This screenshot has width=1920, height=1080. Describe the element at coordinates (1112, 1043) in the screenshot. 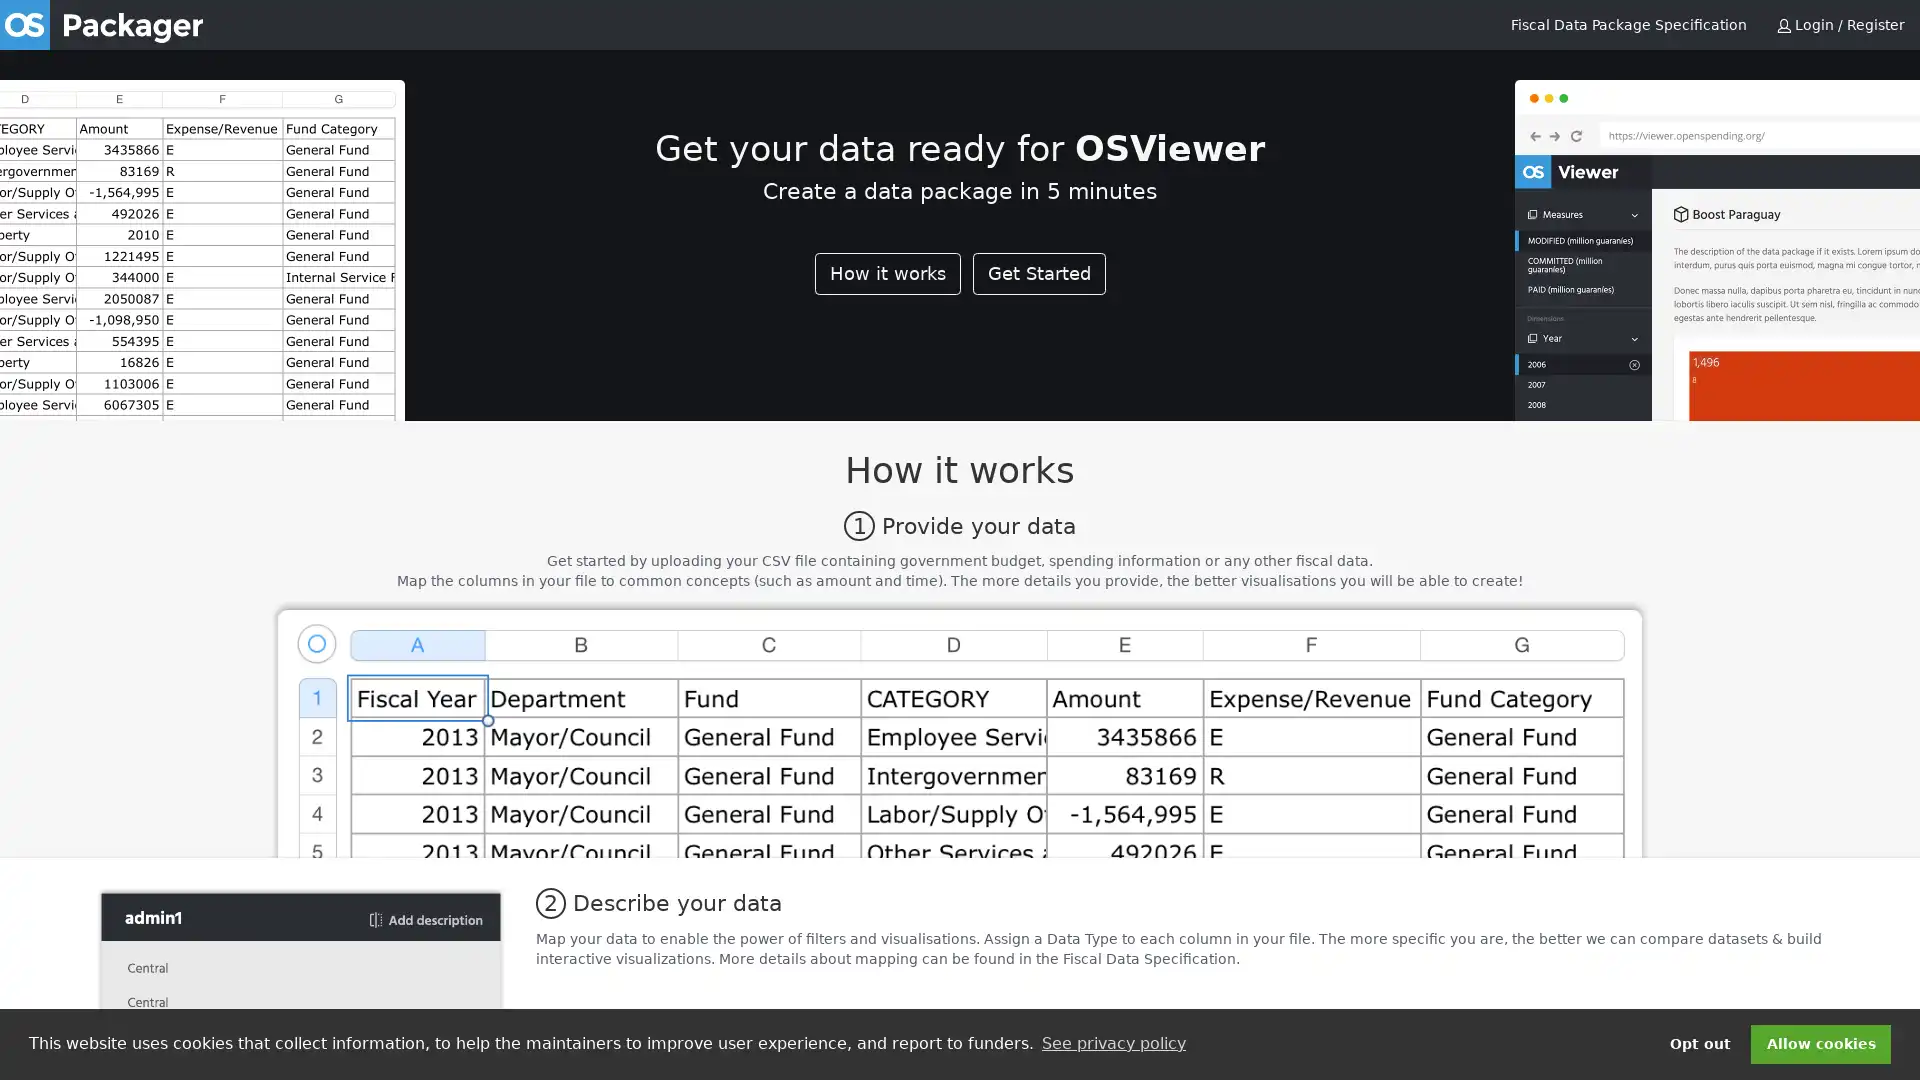

I see `learn more about cookies` at that location.